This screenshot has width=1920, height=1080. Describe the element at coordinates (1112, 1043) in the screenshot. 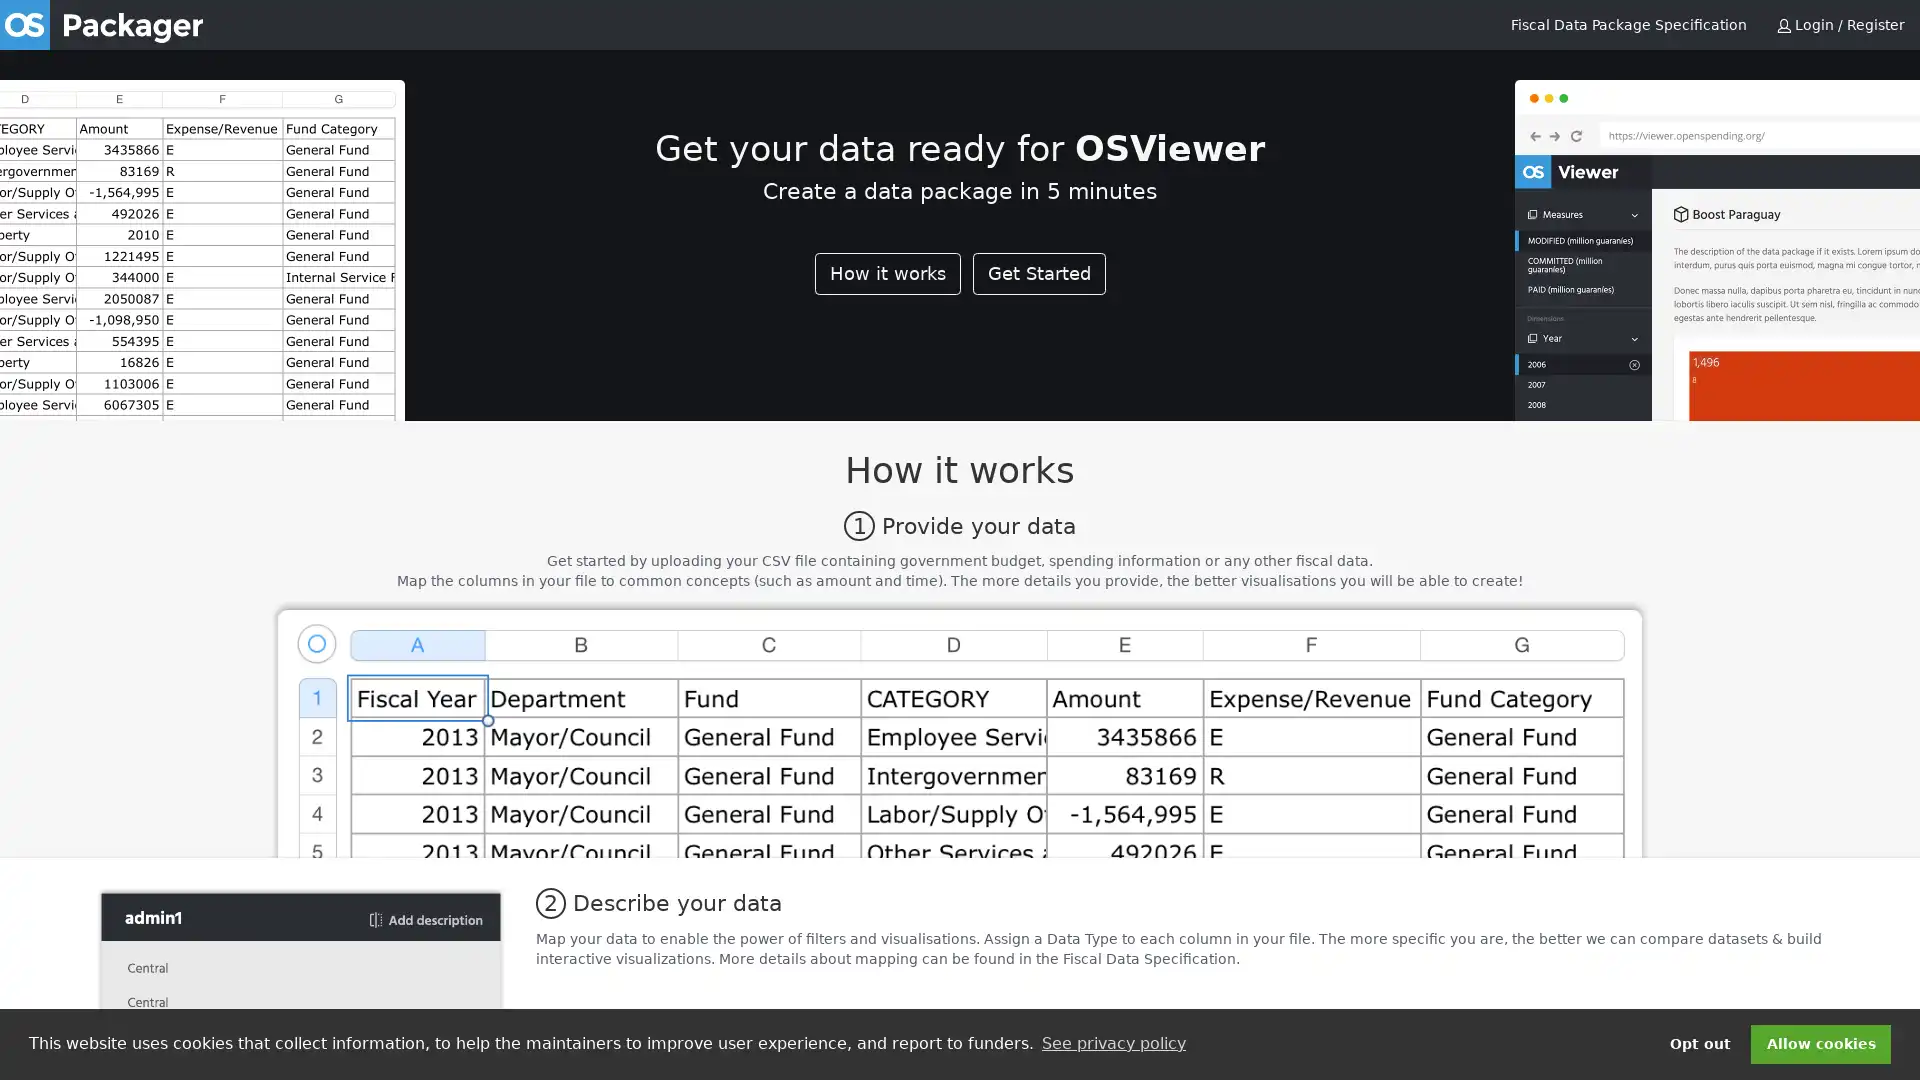

I see `learn more about cookies` at that location.